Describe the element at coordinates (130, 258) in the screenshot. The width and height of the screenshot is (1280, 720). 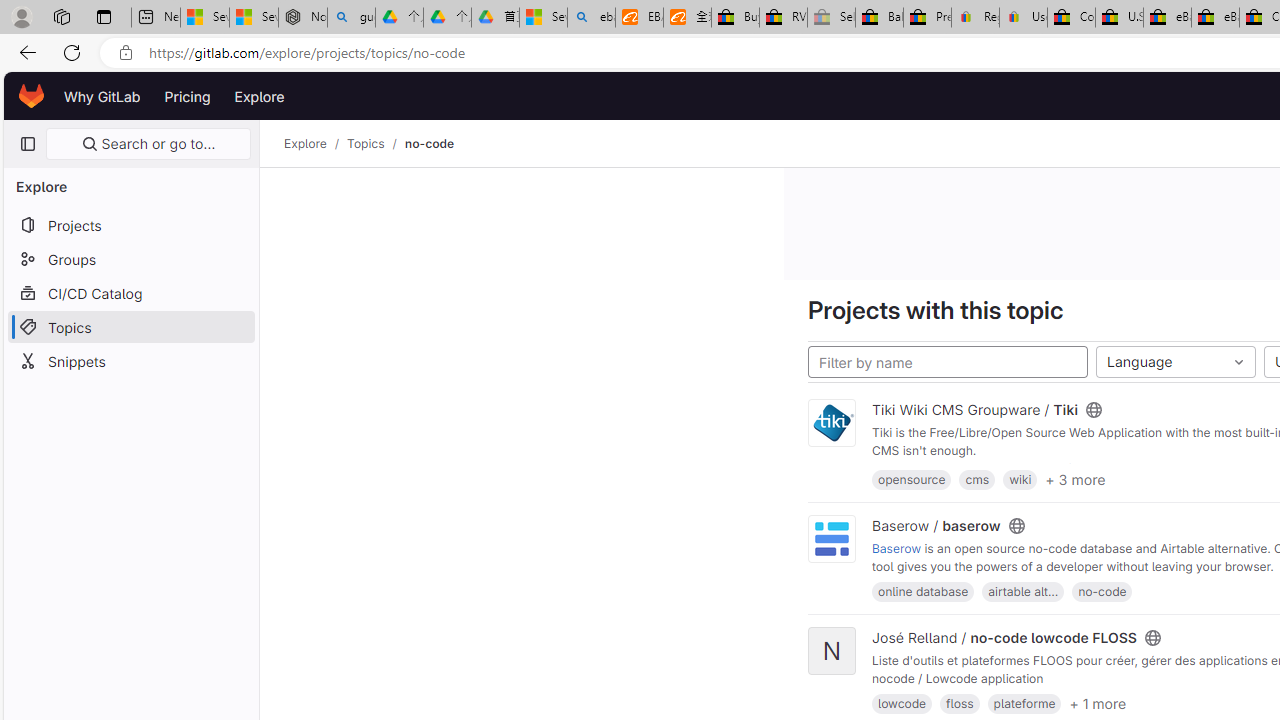
I see `'Groups'` at that location.